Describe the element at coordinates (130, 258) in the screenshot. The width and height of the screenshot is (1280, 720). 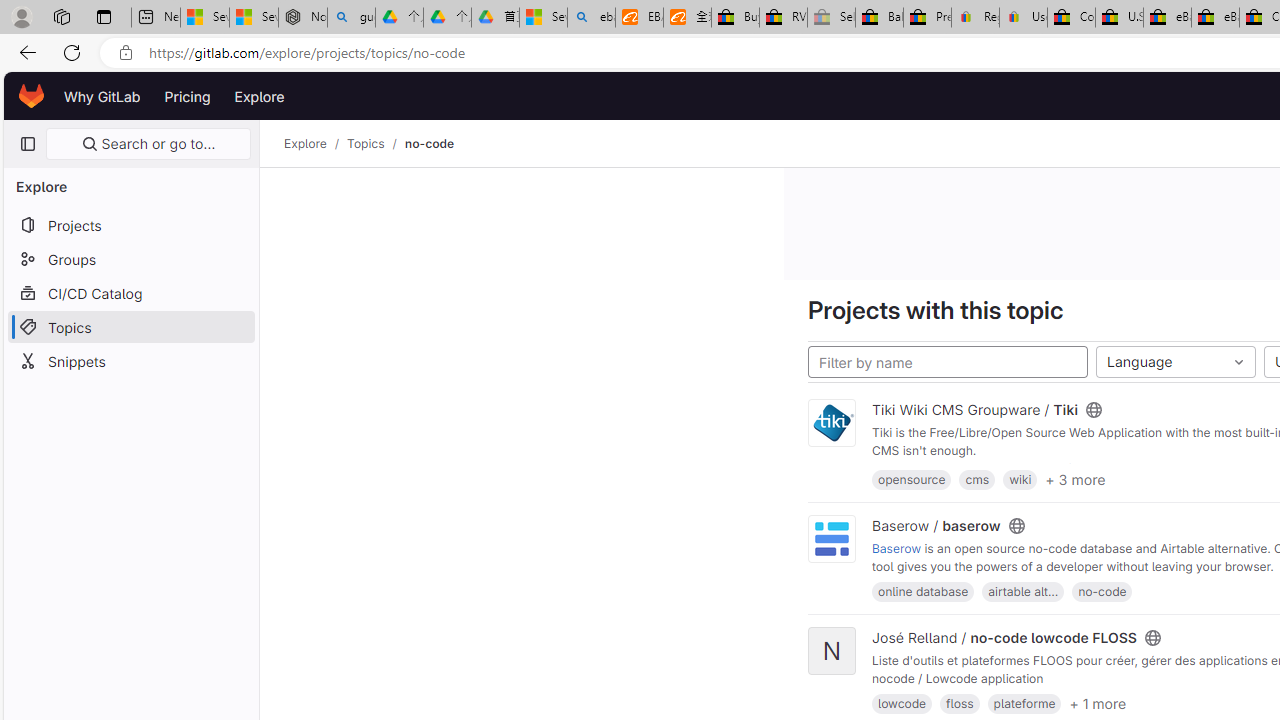
I see `'Groups'` at that location.